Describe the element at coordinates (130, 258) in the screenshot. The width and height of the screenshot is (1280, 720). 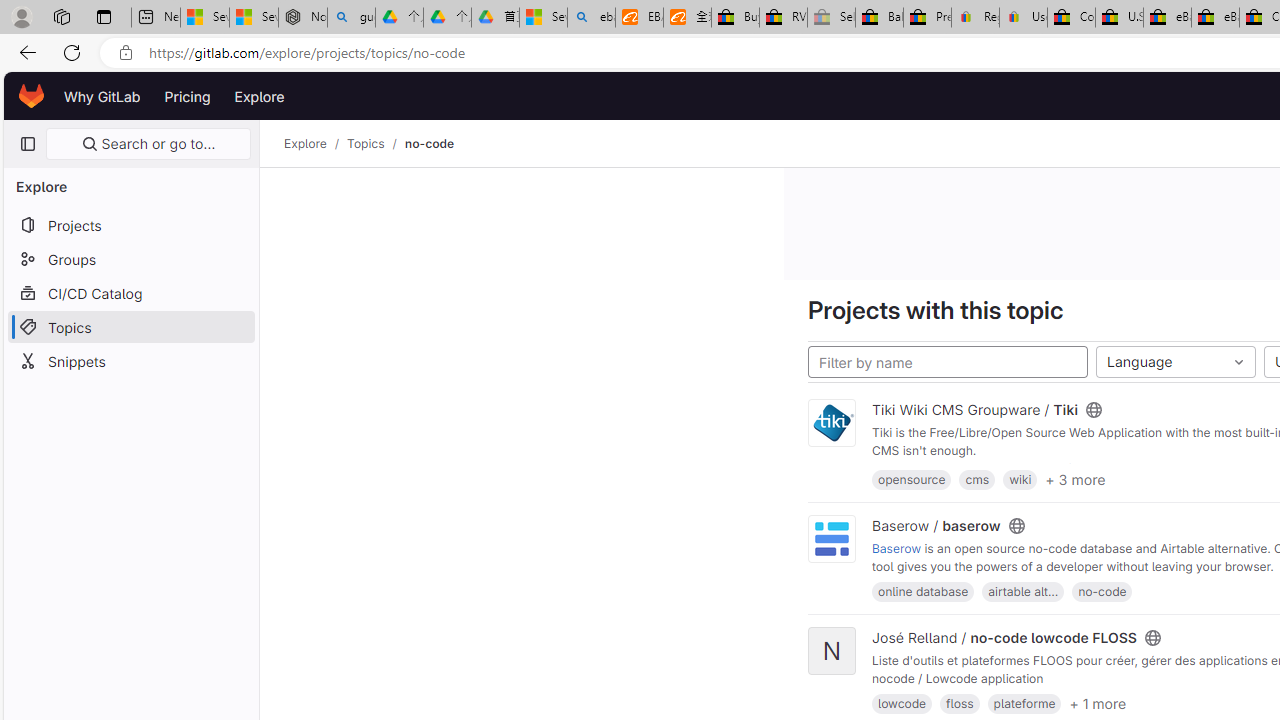
I see `'Groups'` at that location.